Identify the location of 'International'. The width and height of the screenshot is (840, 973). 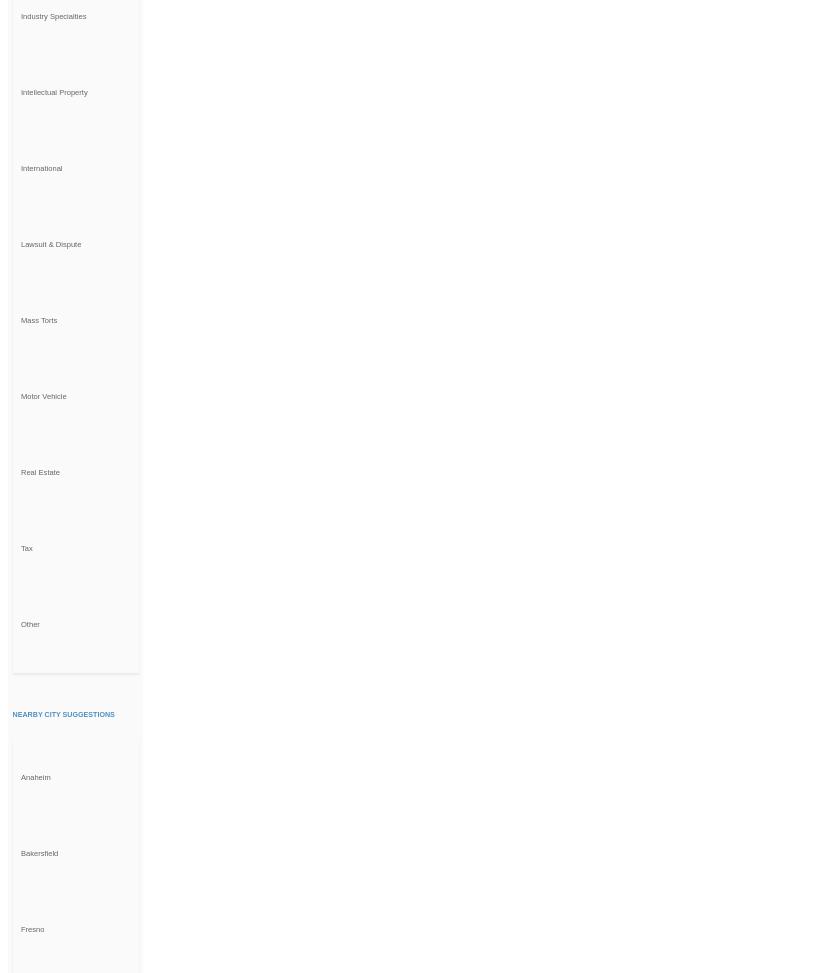
(19, 167).